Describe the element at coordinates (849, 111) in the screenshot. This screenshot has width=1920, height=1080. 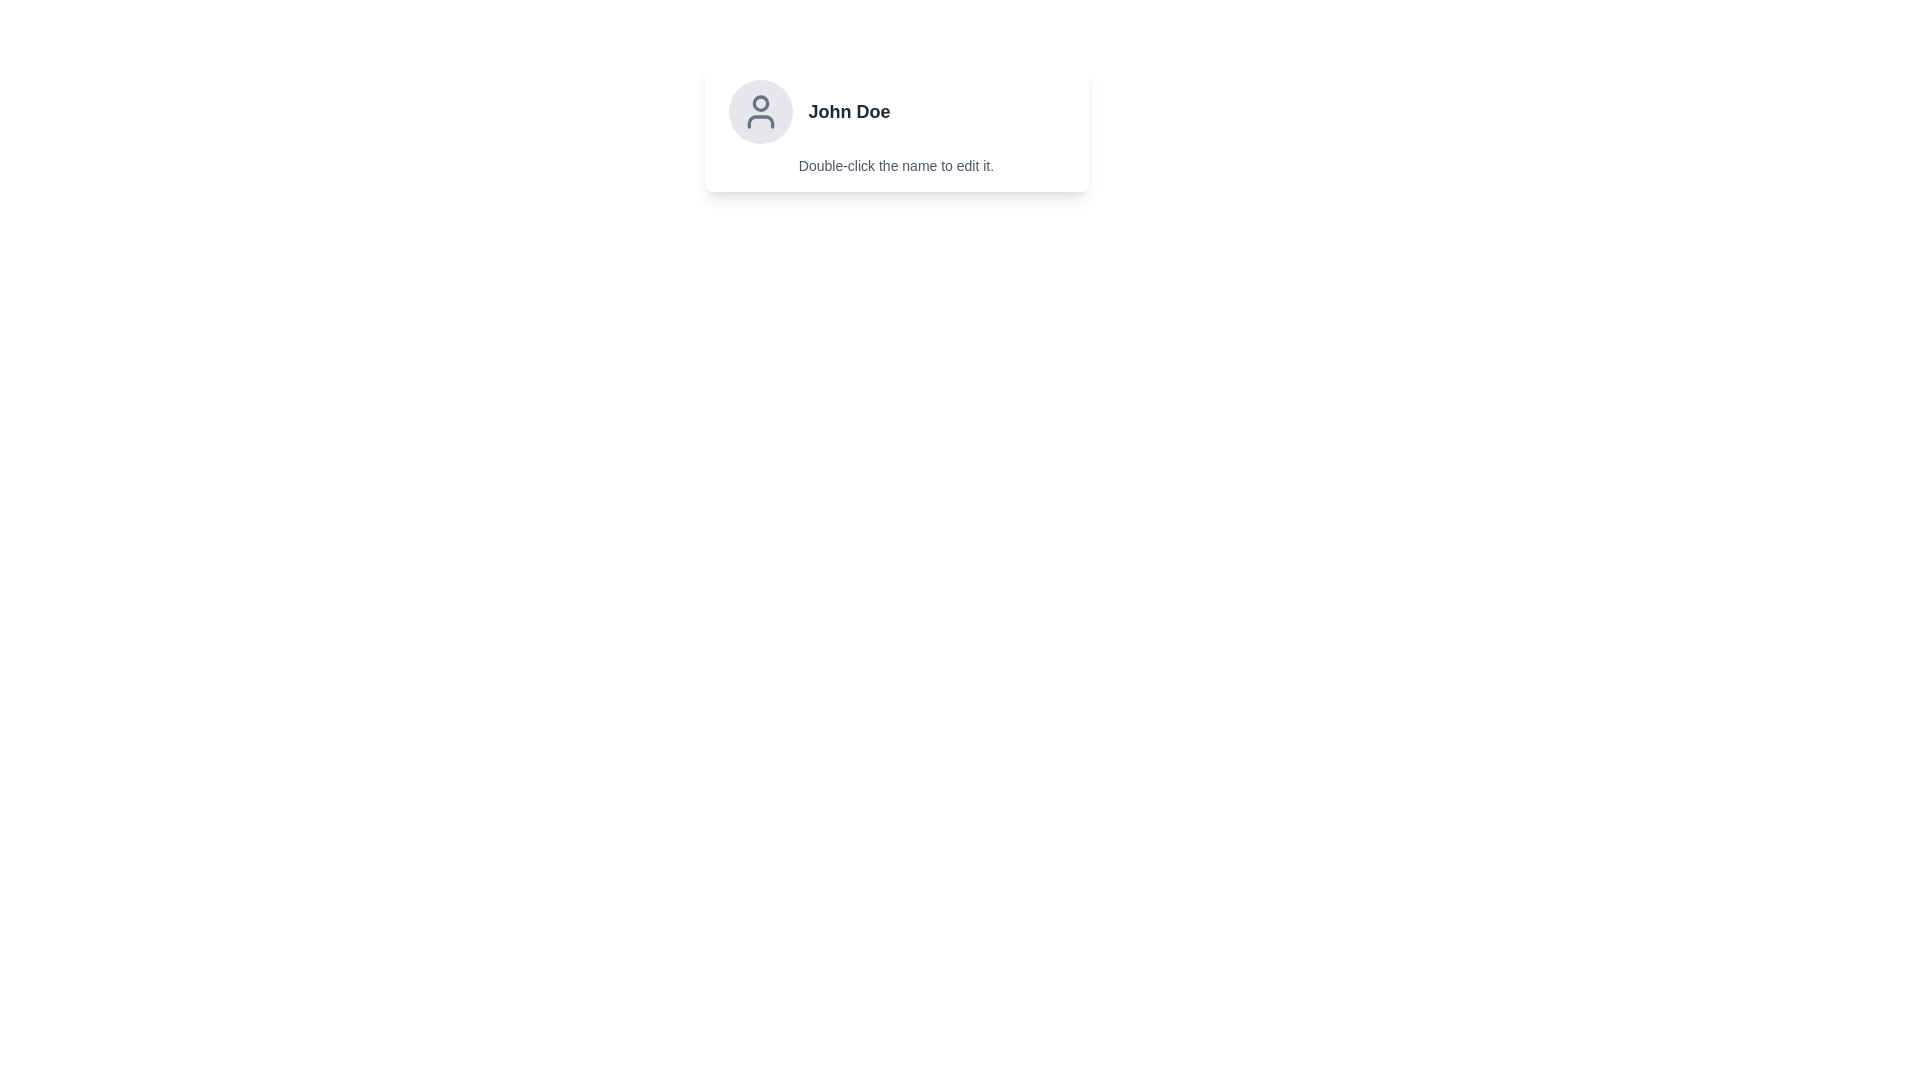
I see `the text label displaying 'John Doe', which is styled in bold and dark gray, positioned to the right of a user silhouette icon` at that location.